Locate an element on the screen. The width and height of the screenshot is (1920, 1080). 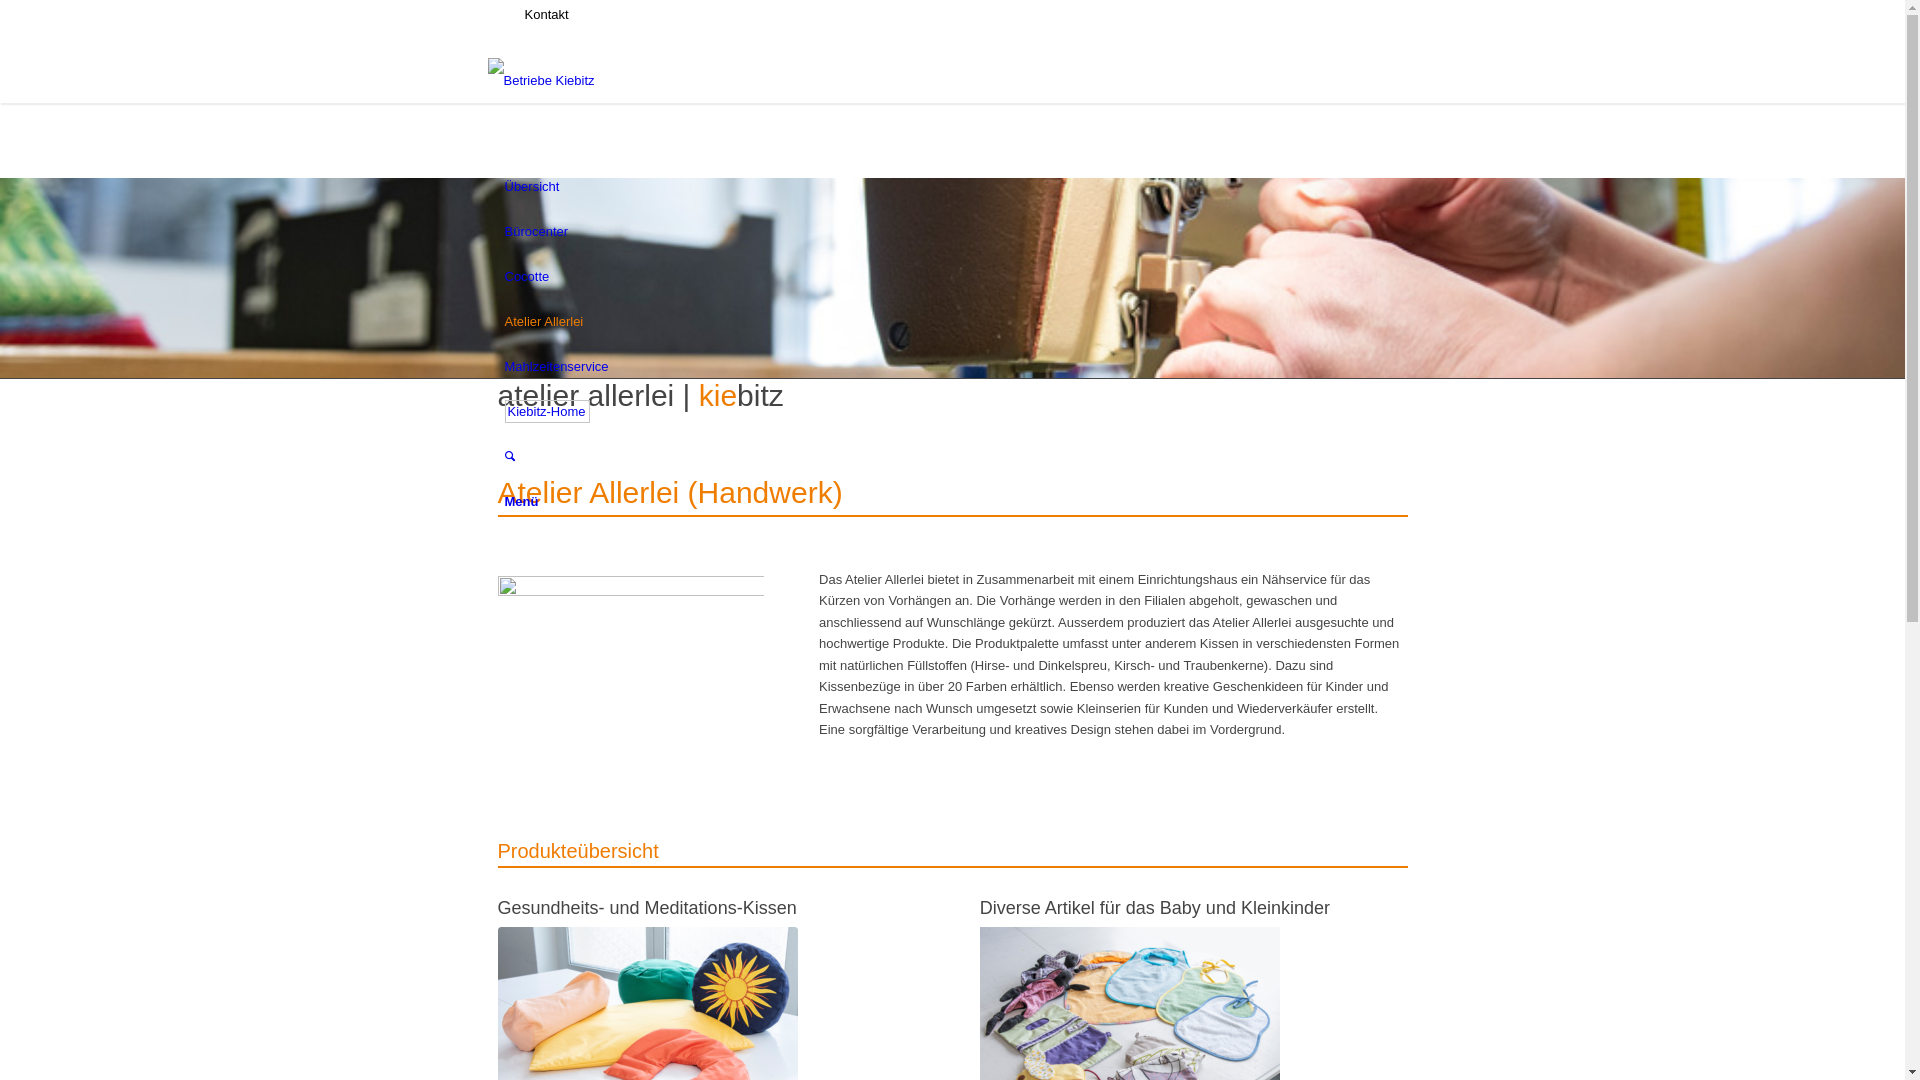
'Cocotte' is located at coordinates (526, 276).